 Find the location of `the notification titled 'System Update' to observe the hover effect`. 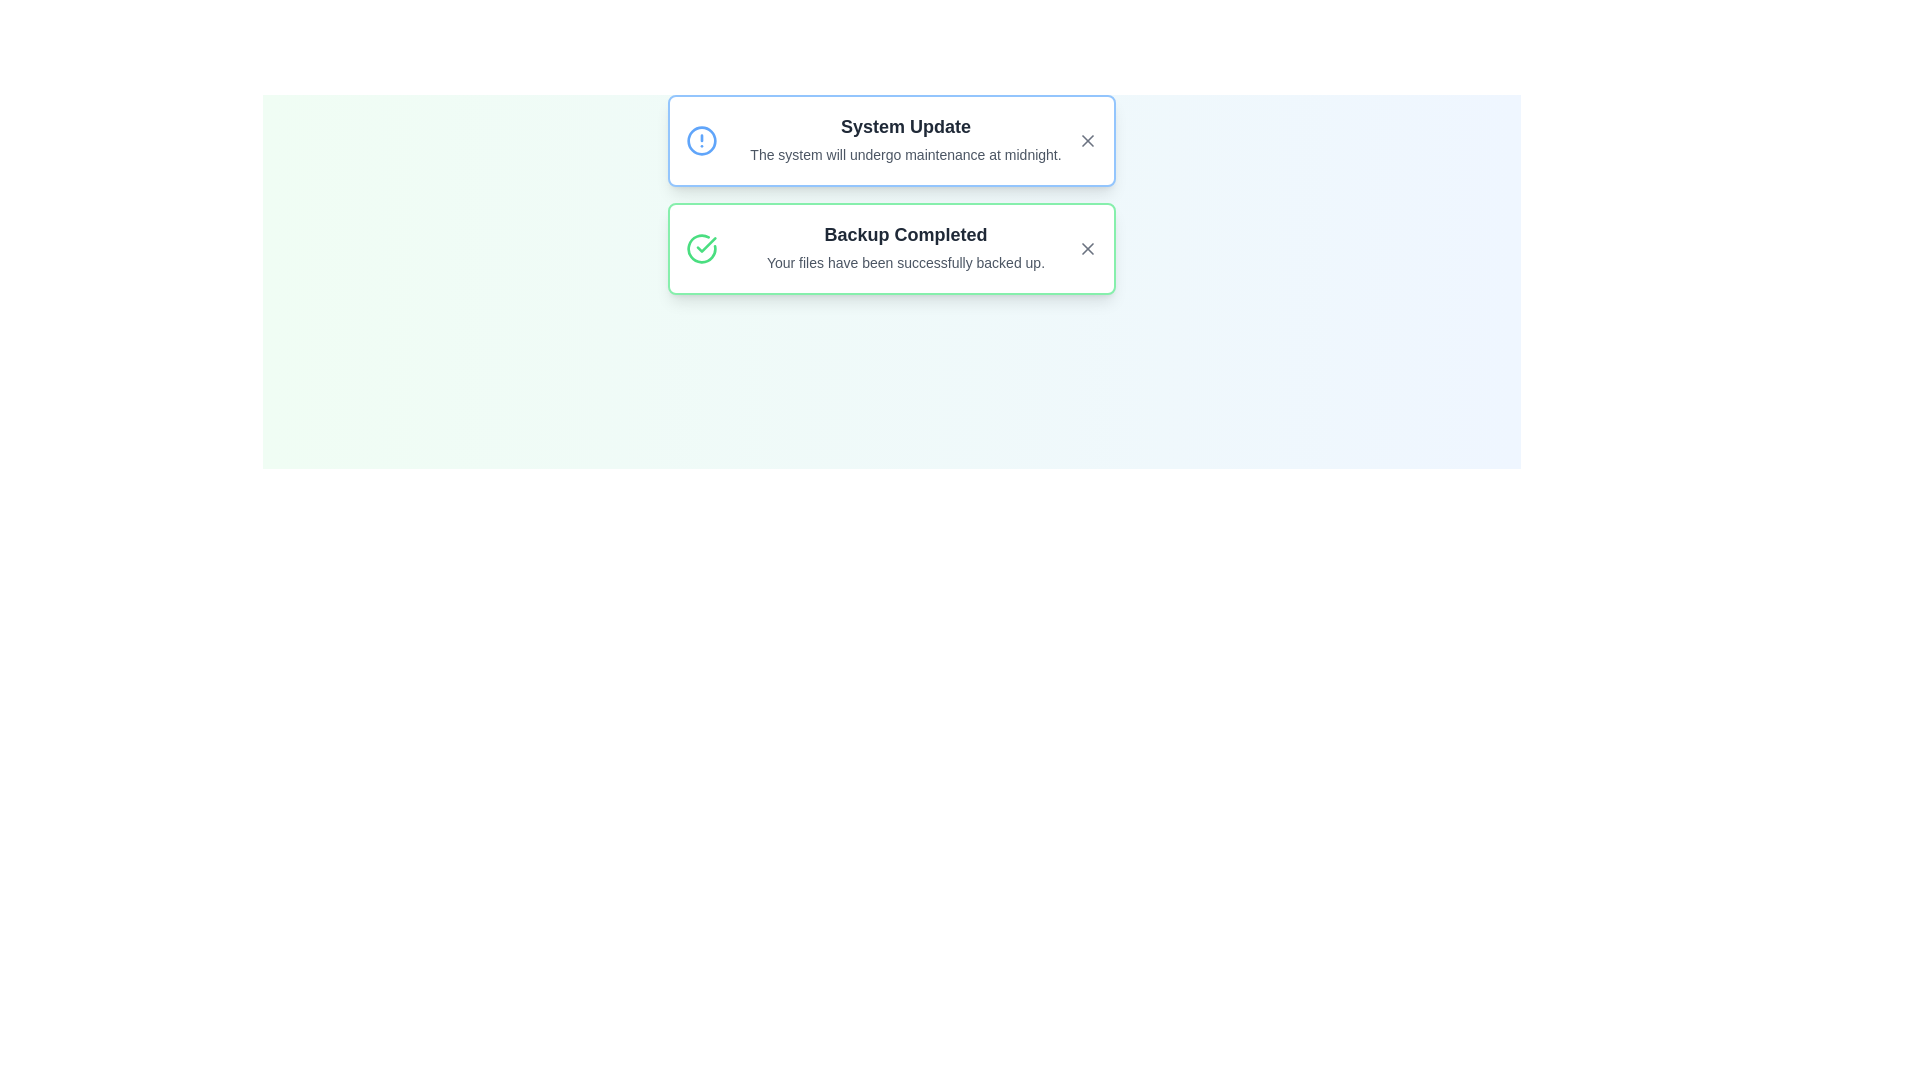

the notification titled 'System Update' to observe the hover effect is located at coordinates (891, 140).